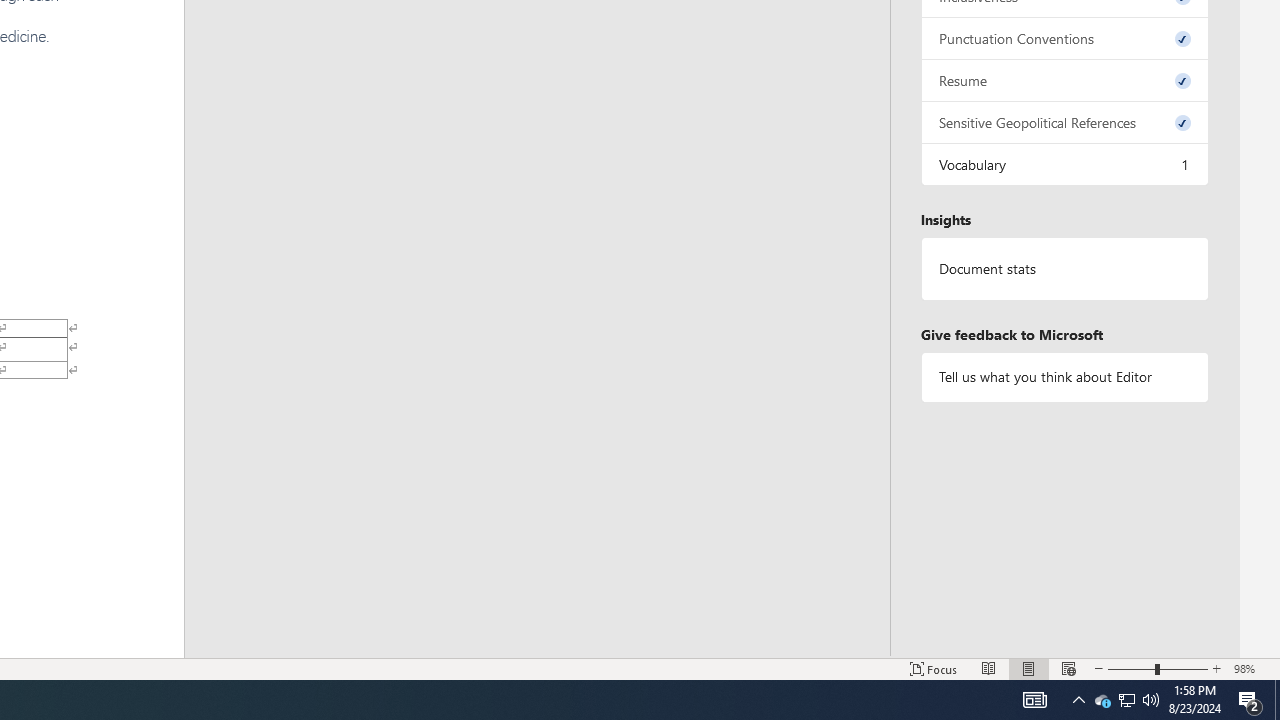 This screenshot has width=1280, height=720. What do you see at coordinates (1029, 669) in the screenshot?
I see `'Print Layout'` at bounding box center [1029, 669].